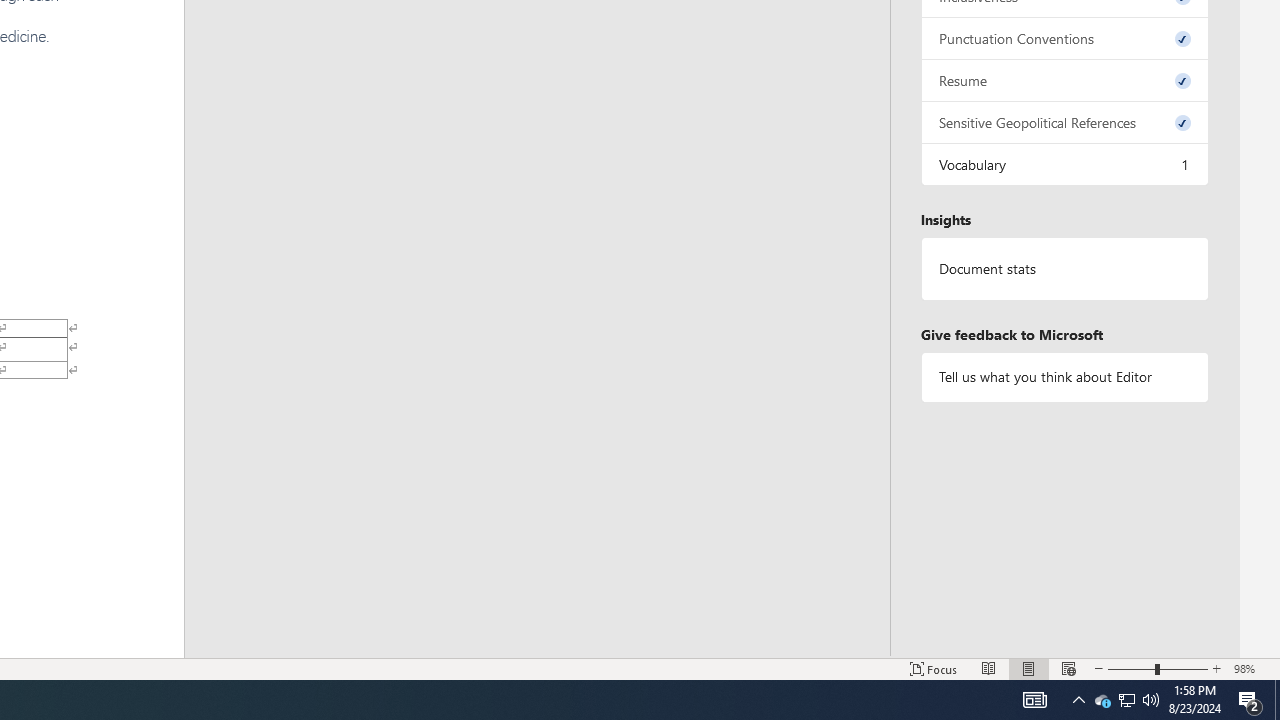 This screenshot has width=1280, height=720. What do you see at coordinates (1029, 669) in the screenshot?
I see `'Print Layout'` at bounding box center [1029, 669].